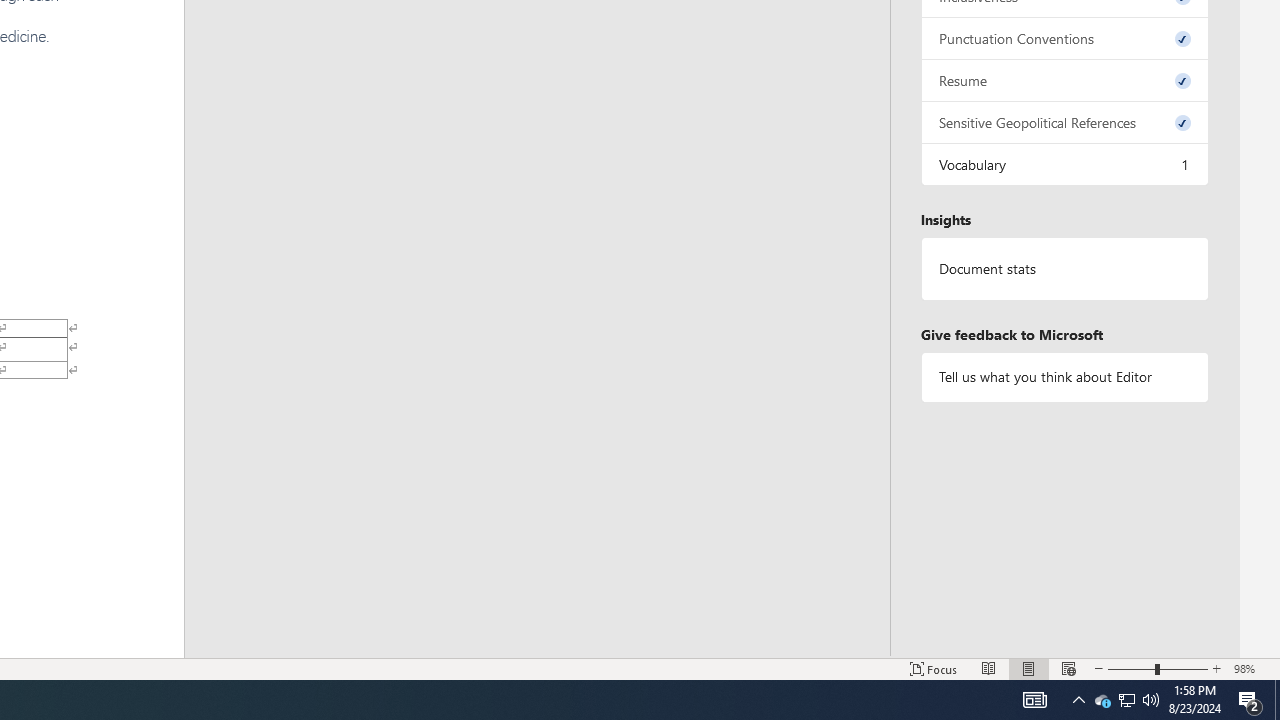 This screenshot has width=1280, height=720. What do you see at coordinates (1029, 669) in the screenshot?
I see `'Print Layout'` at bounding box center [1029, 669].